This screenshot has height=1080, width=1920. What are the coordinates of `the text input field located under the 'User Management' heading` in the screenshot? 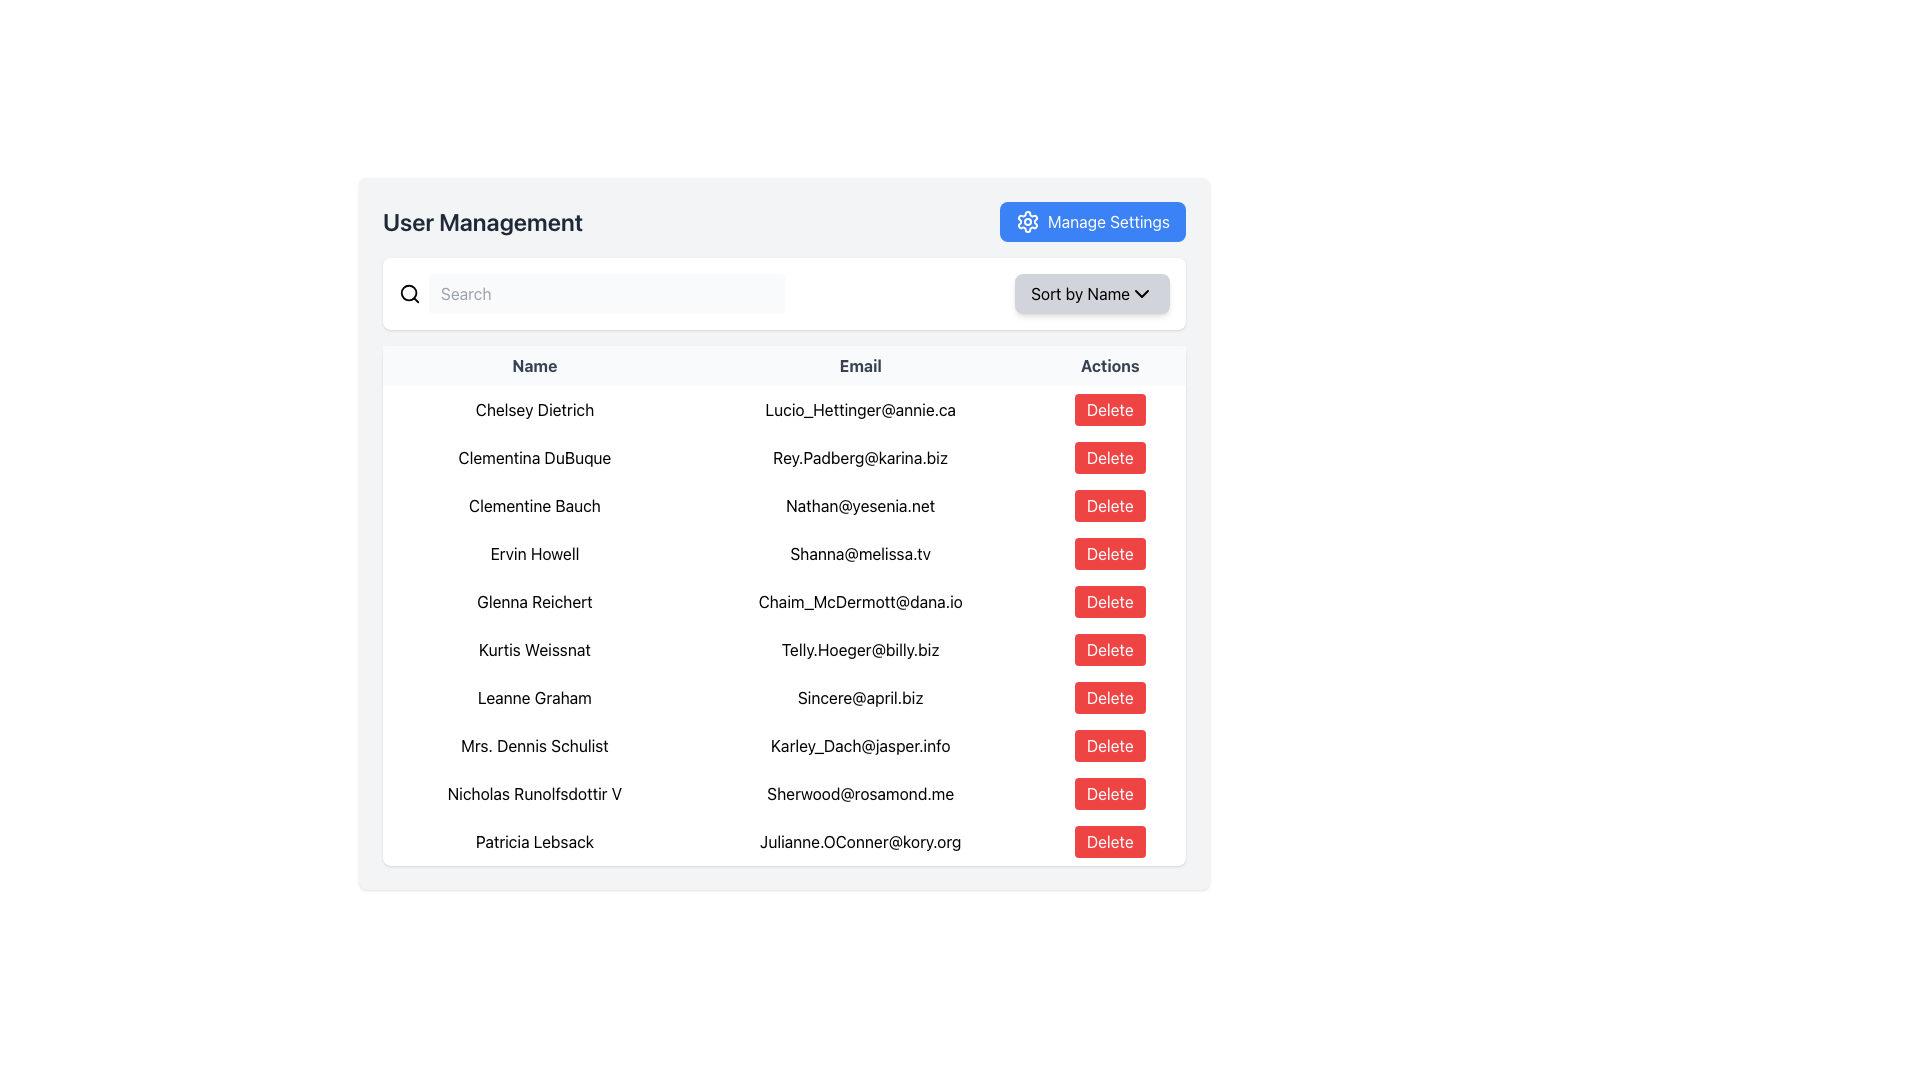 It's located at (783, 293).